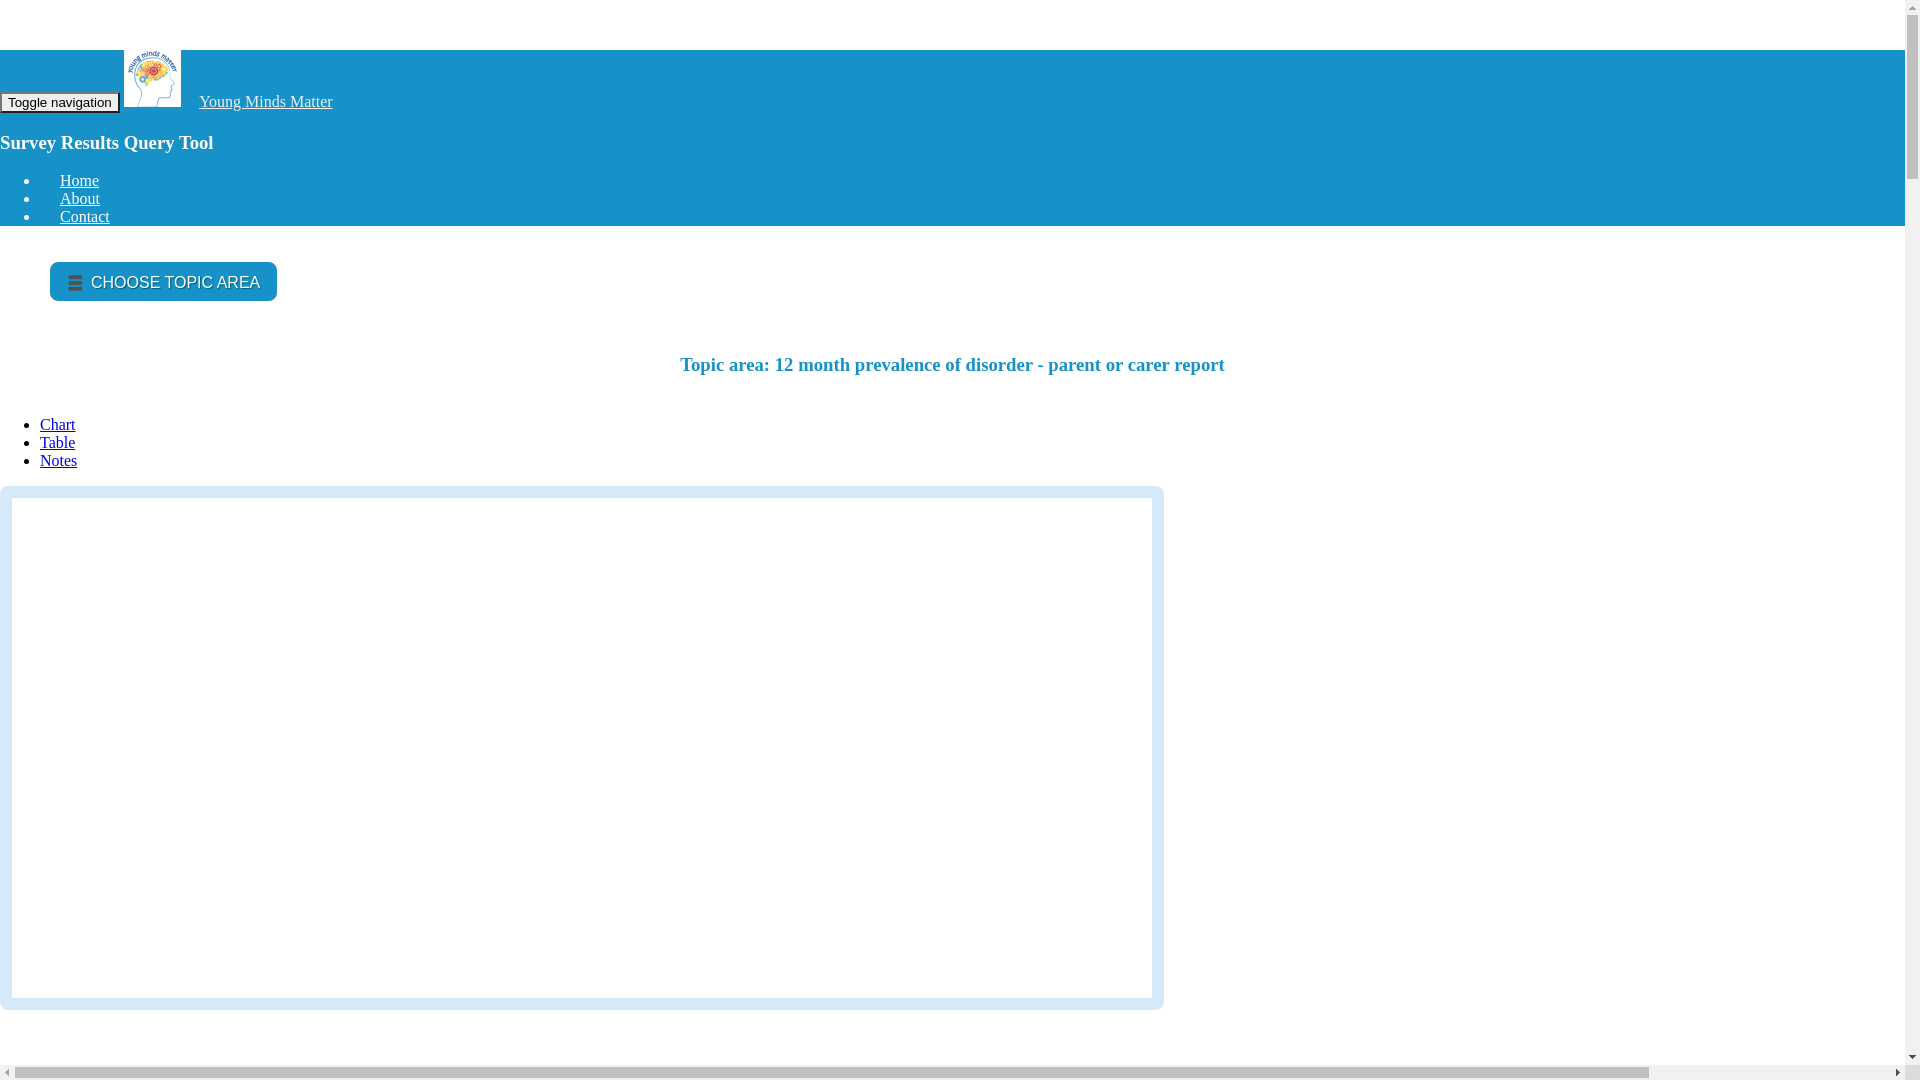 The image size is (1920, 1080). What do you see at coordinates (80, 198) in the screenshot?
I see `'About'` at bounding box center [80, 198].